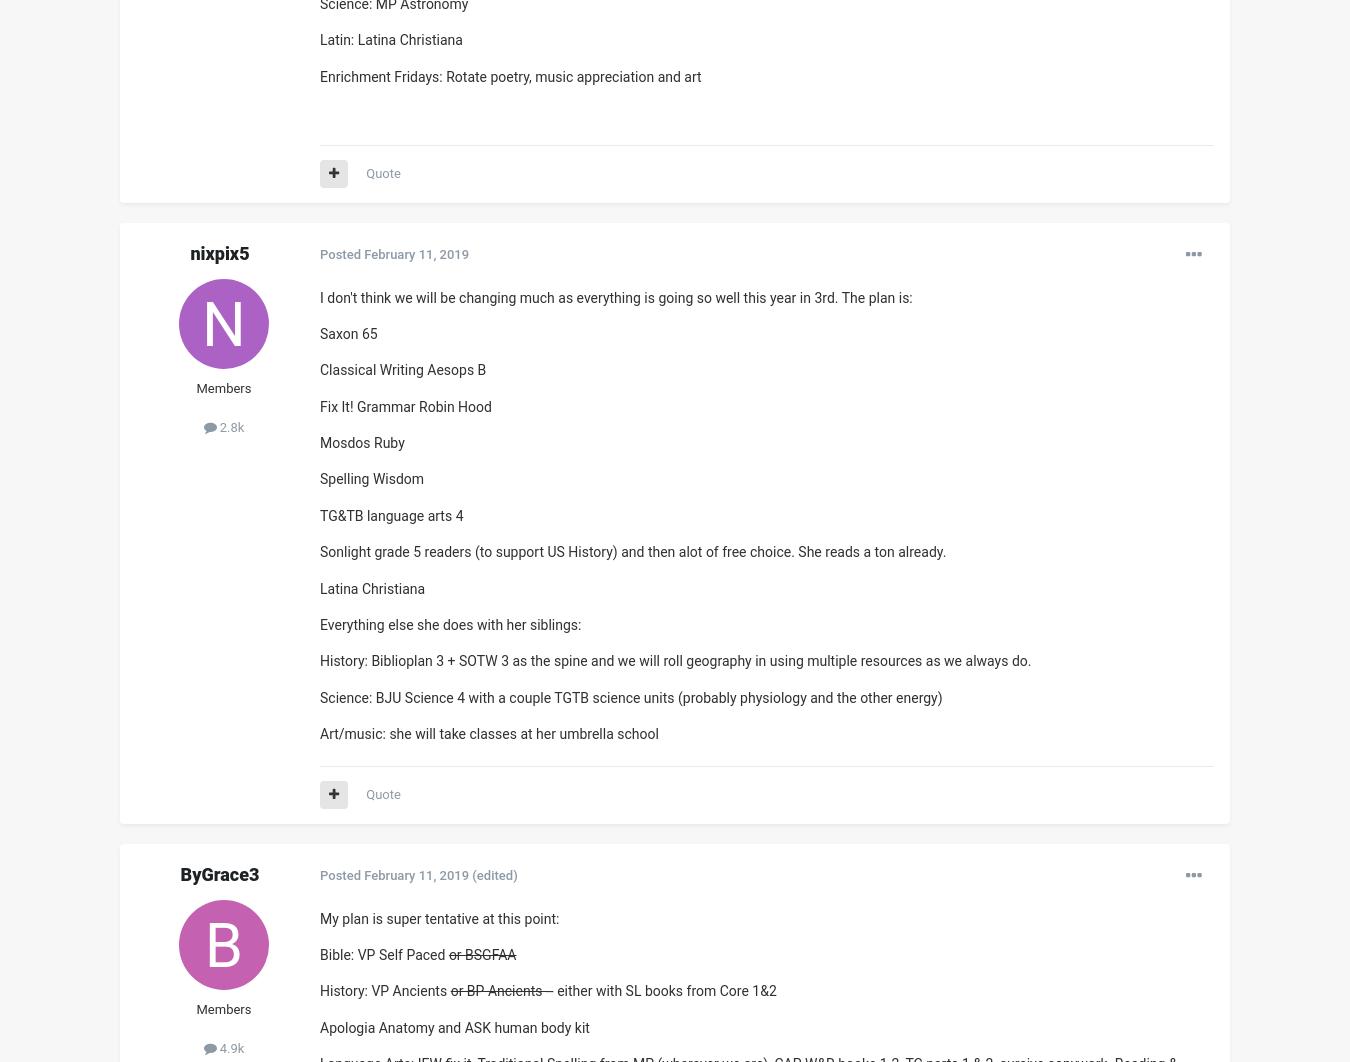 This screenshot has width=1350, height=1062. I want to click on '- either with SL books from Core 1&2', so click(662, 989).